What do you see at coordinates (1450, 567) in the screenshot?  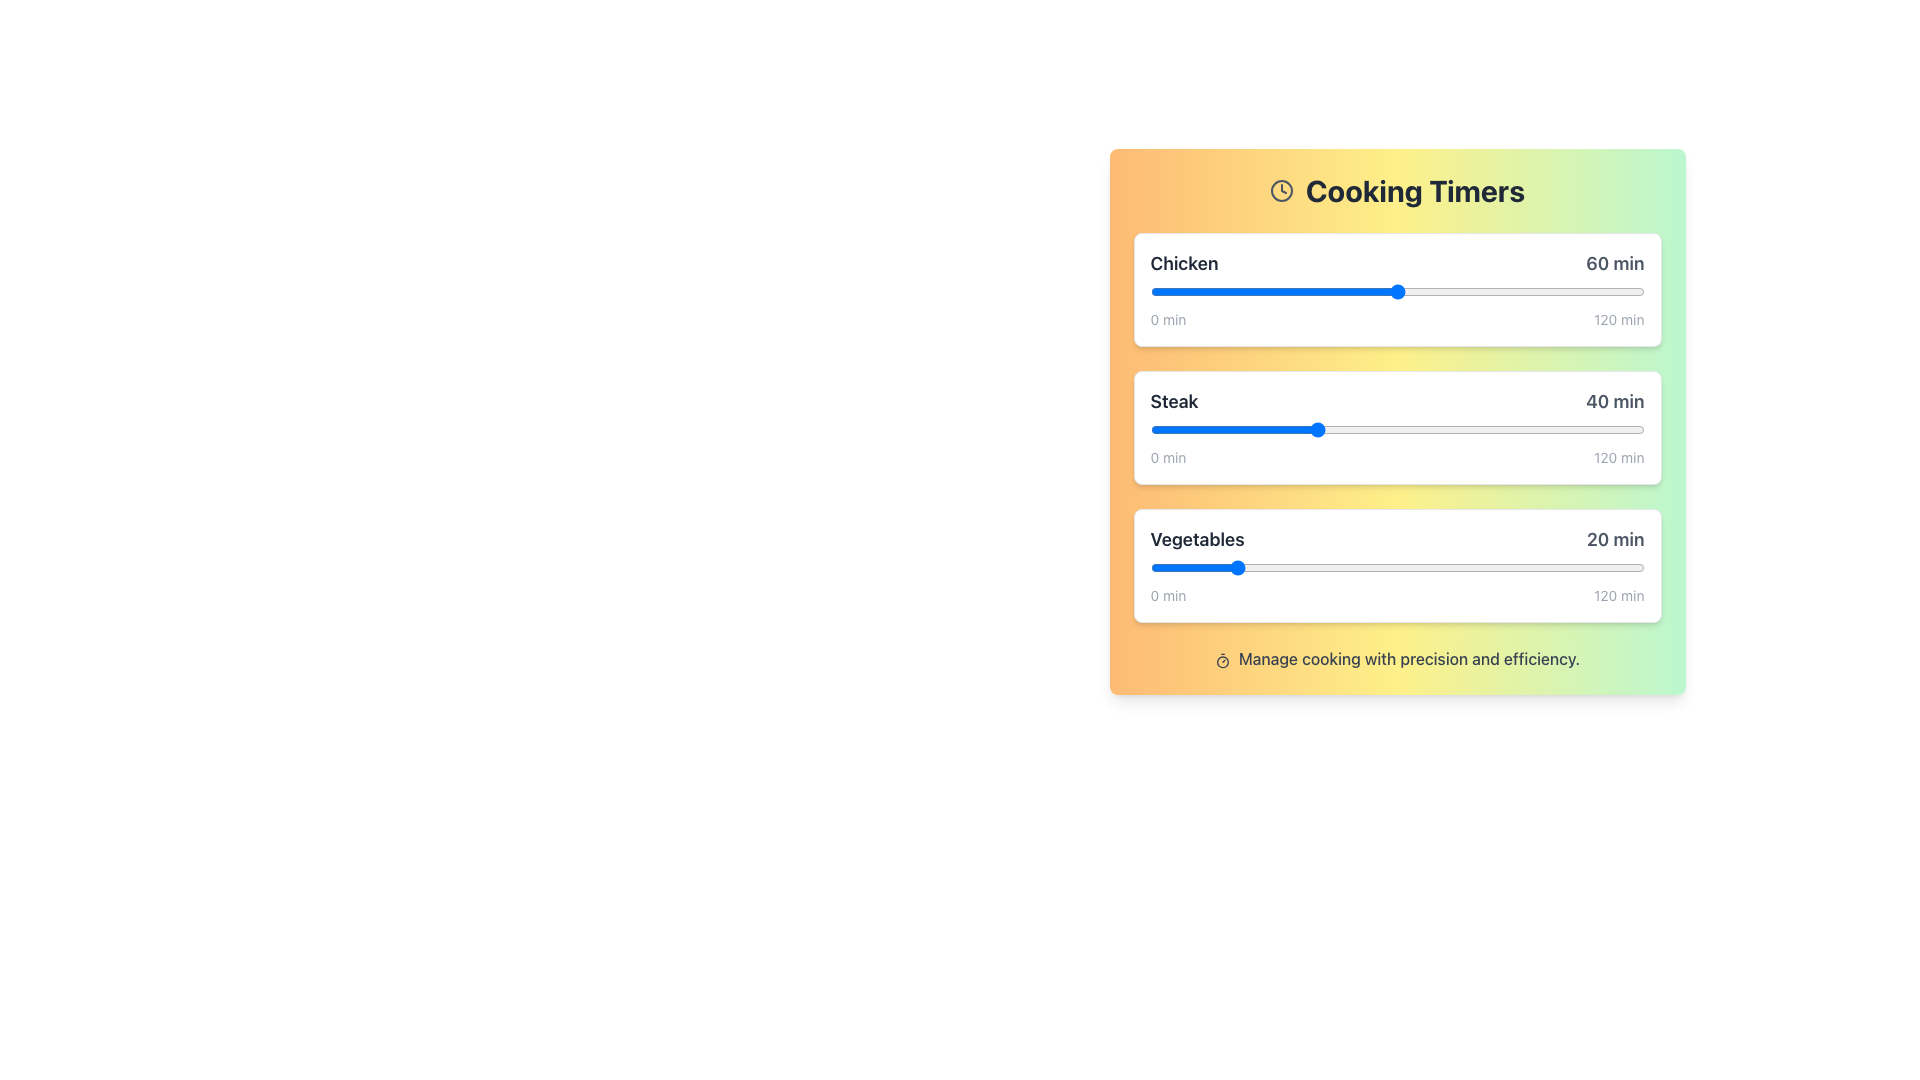 I see `the timer for vegetables` at bounding box center [1450, 567].